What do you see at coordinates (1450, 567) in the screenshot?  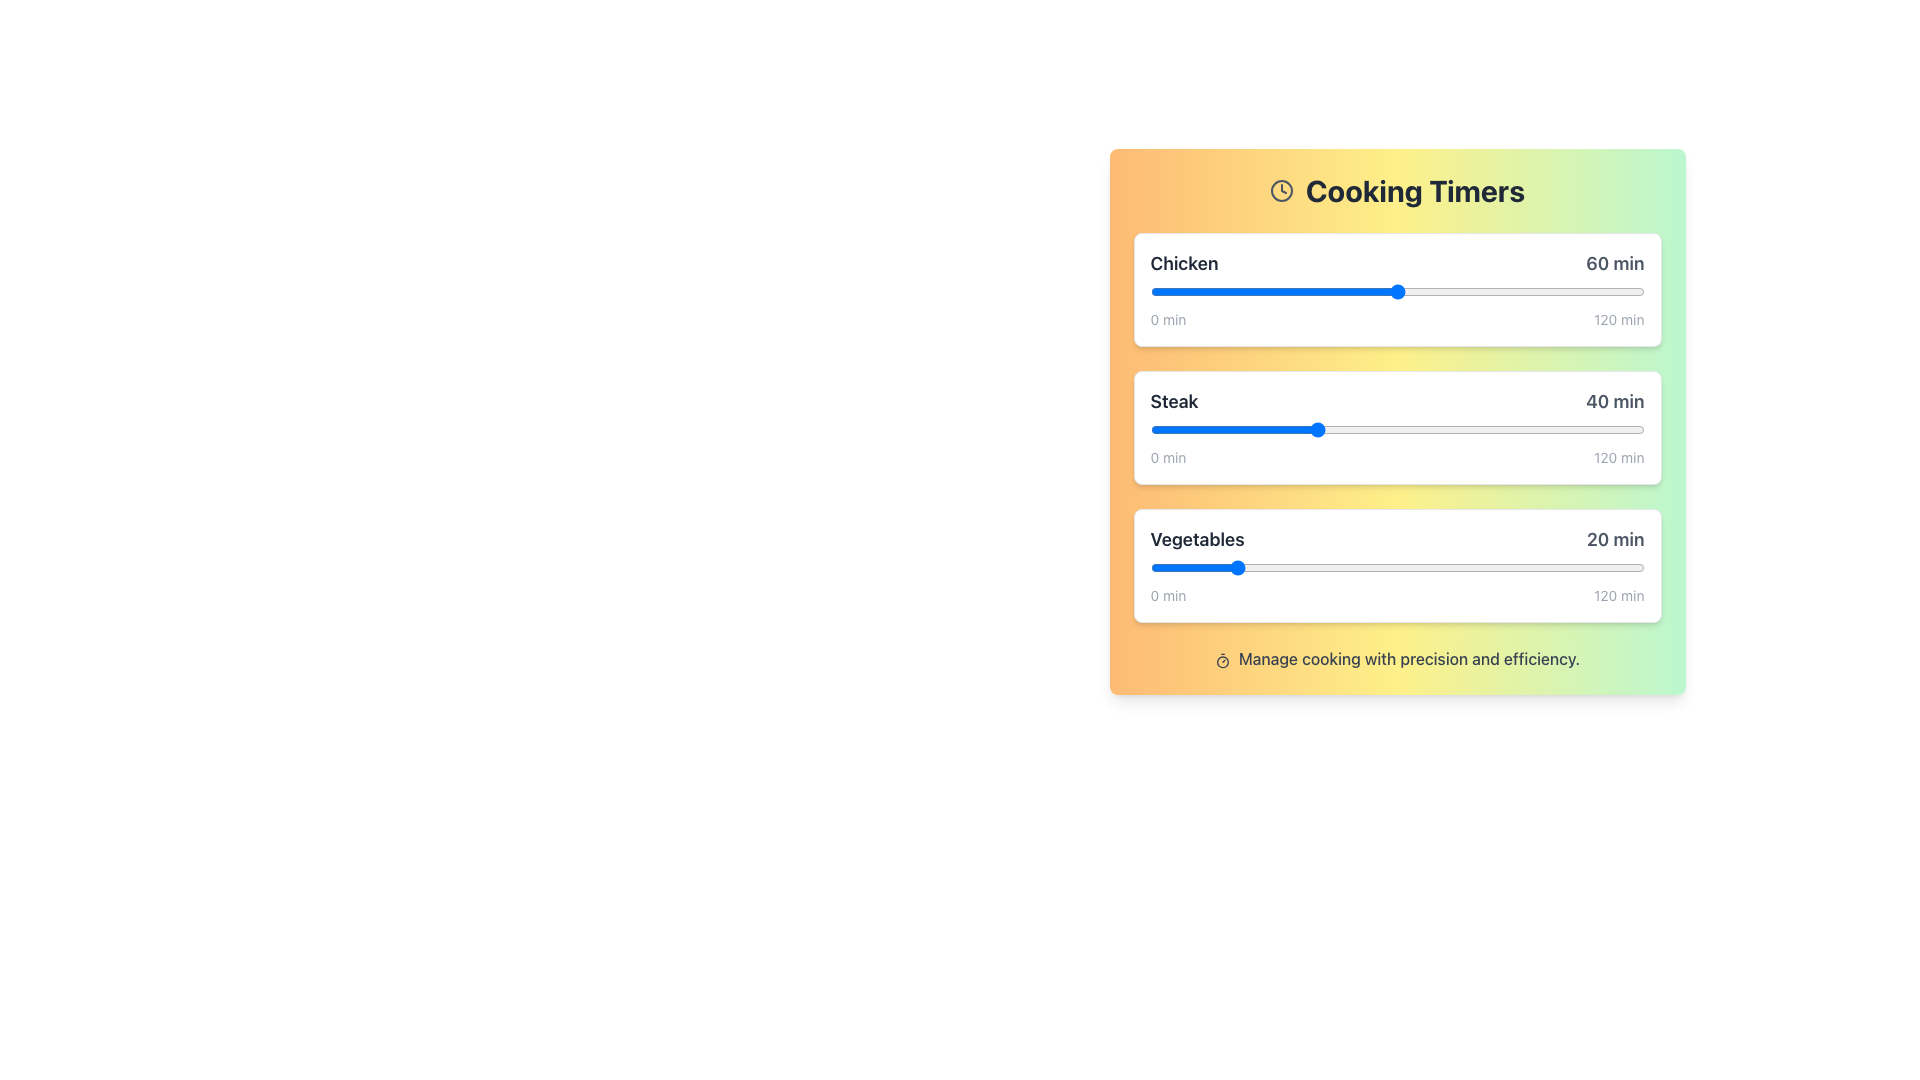 I see `the timer for vegetables` at bounding box center [1450, 567].